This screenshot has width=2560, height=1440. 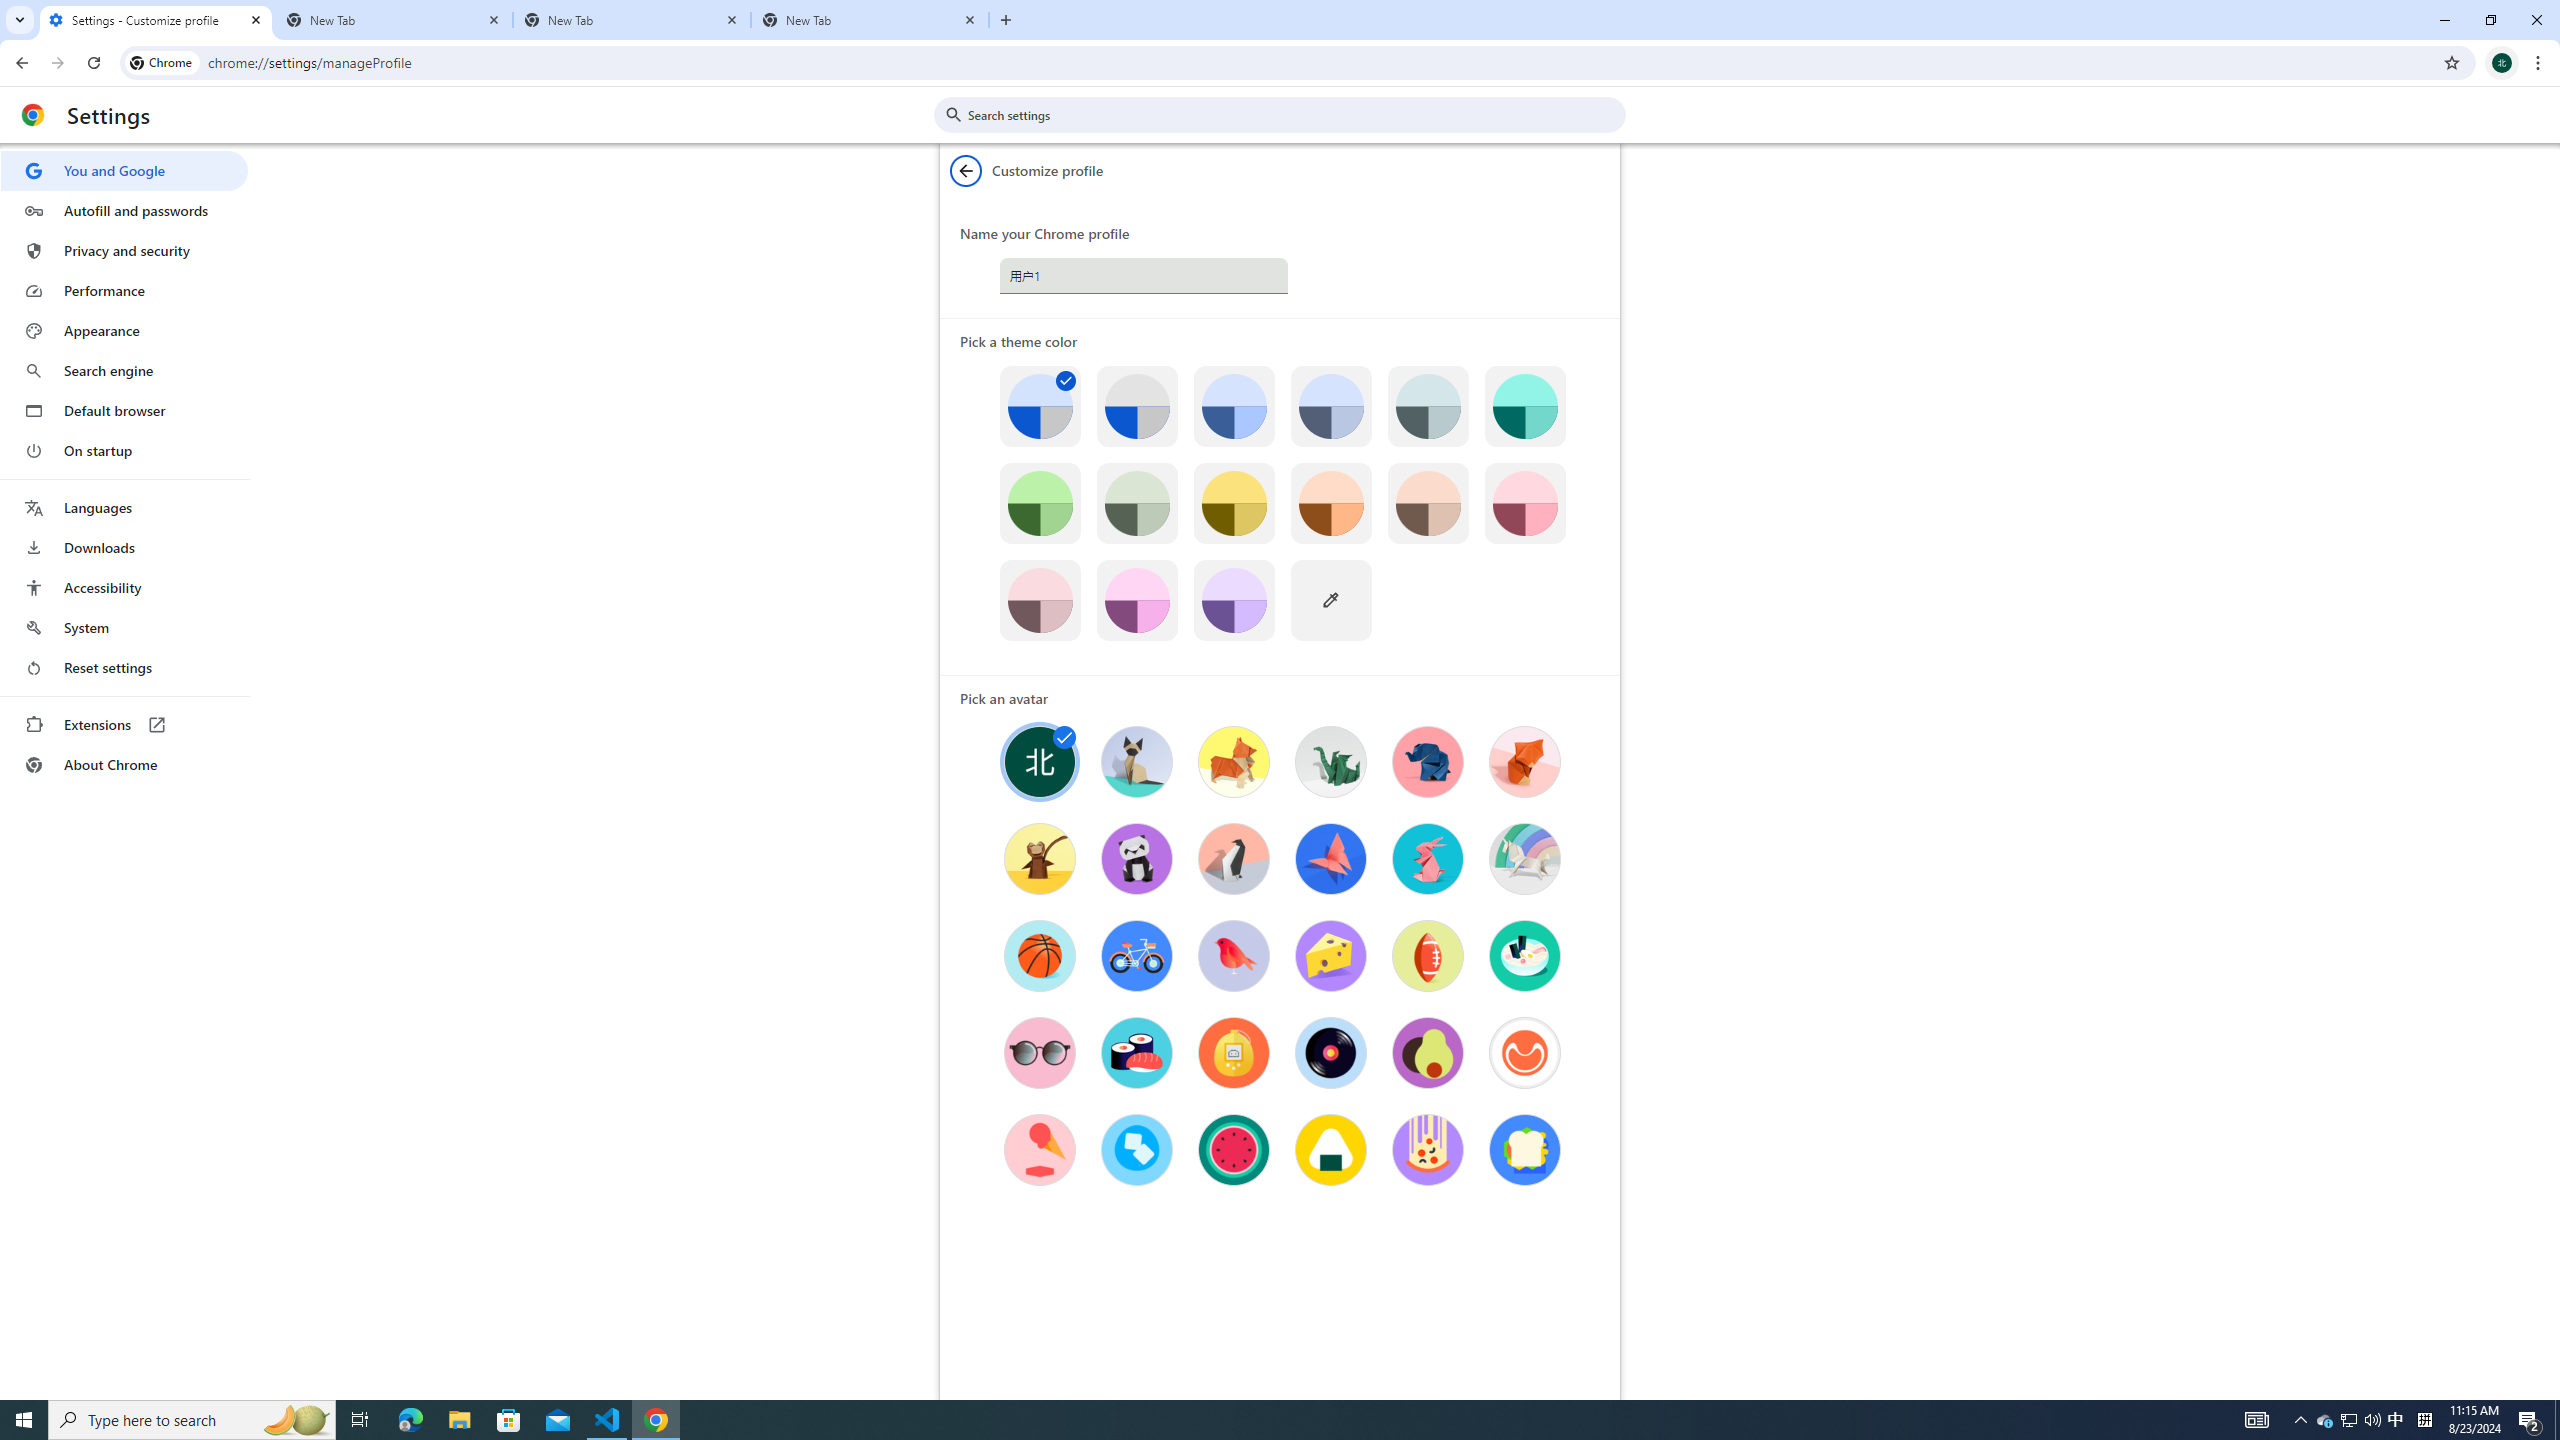 I want to click on 'About Chrome', so click(x=123, y=763).